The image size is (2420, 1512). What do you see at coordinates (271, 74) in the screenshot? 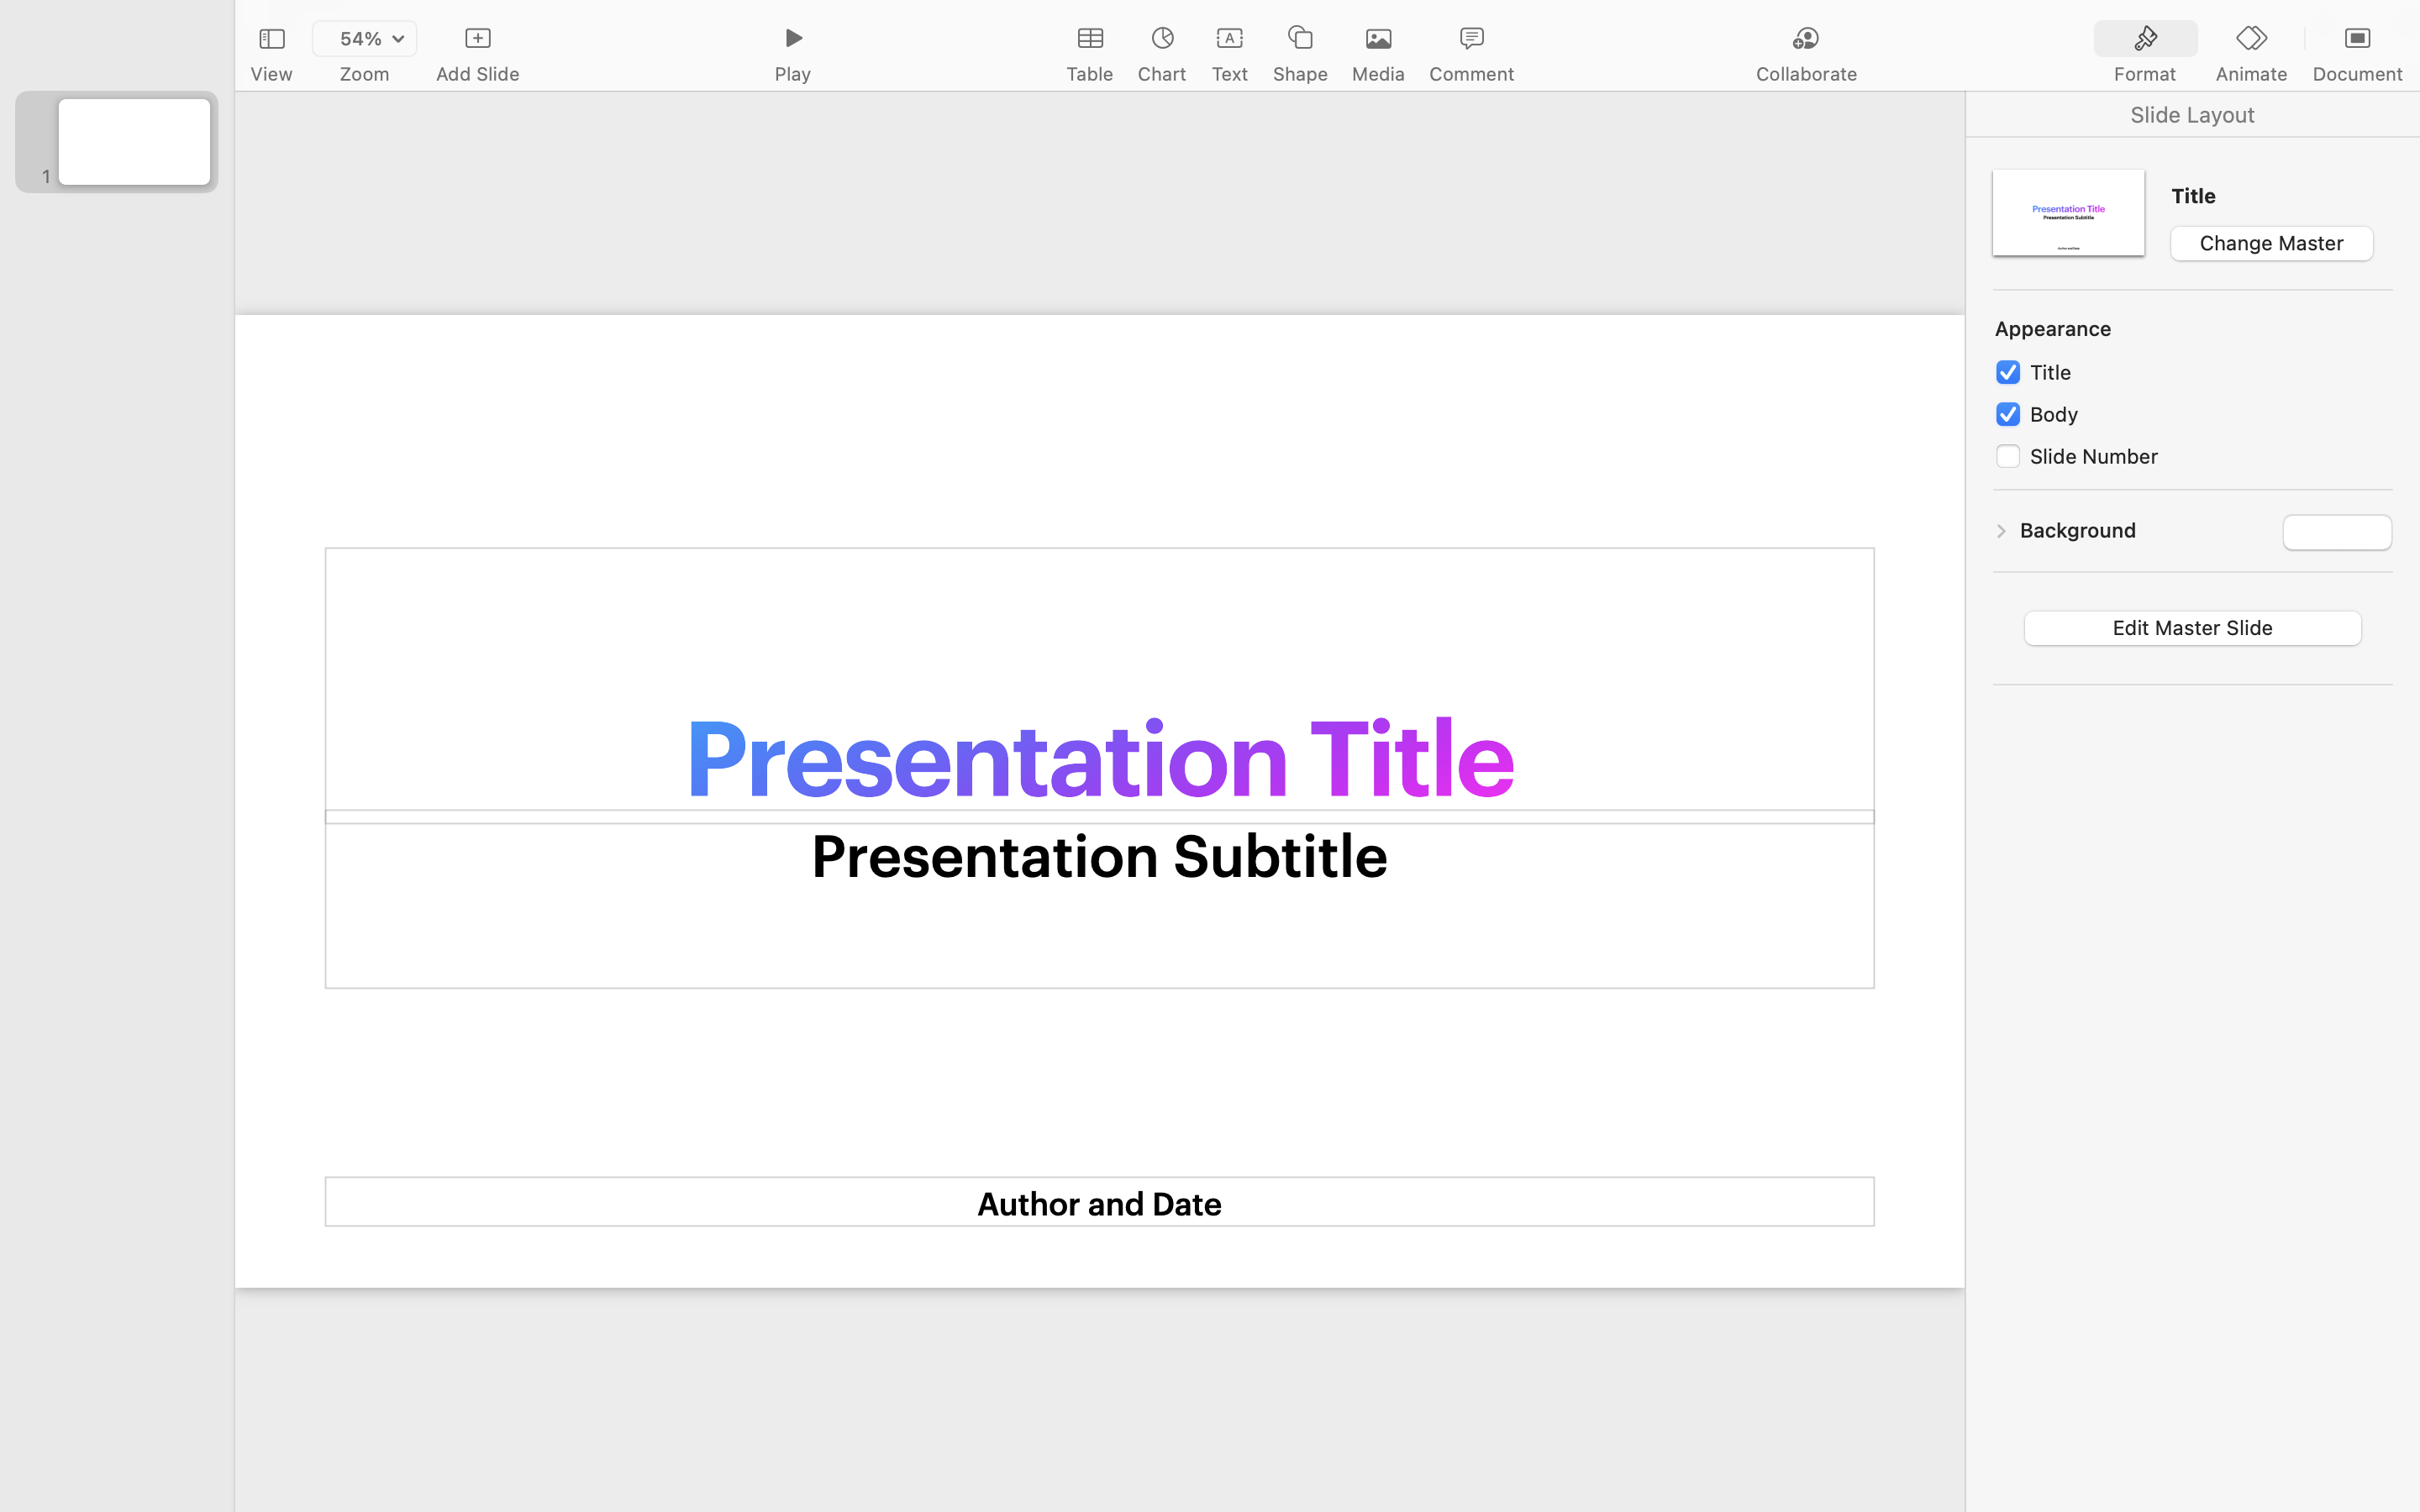
I see `'View'` at bounding box center [271, 74].